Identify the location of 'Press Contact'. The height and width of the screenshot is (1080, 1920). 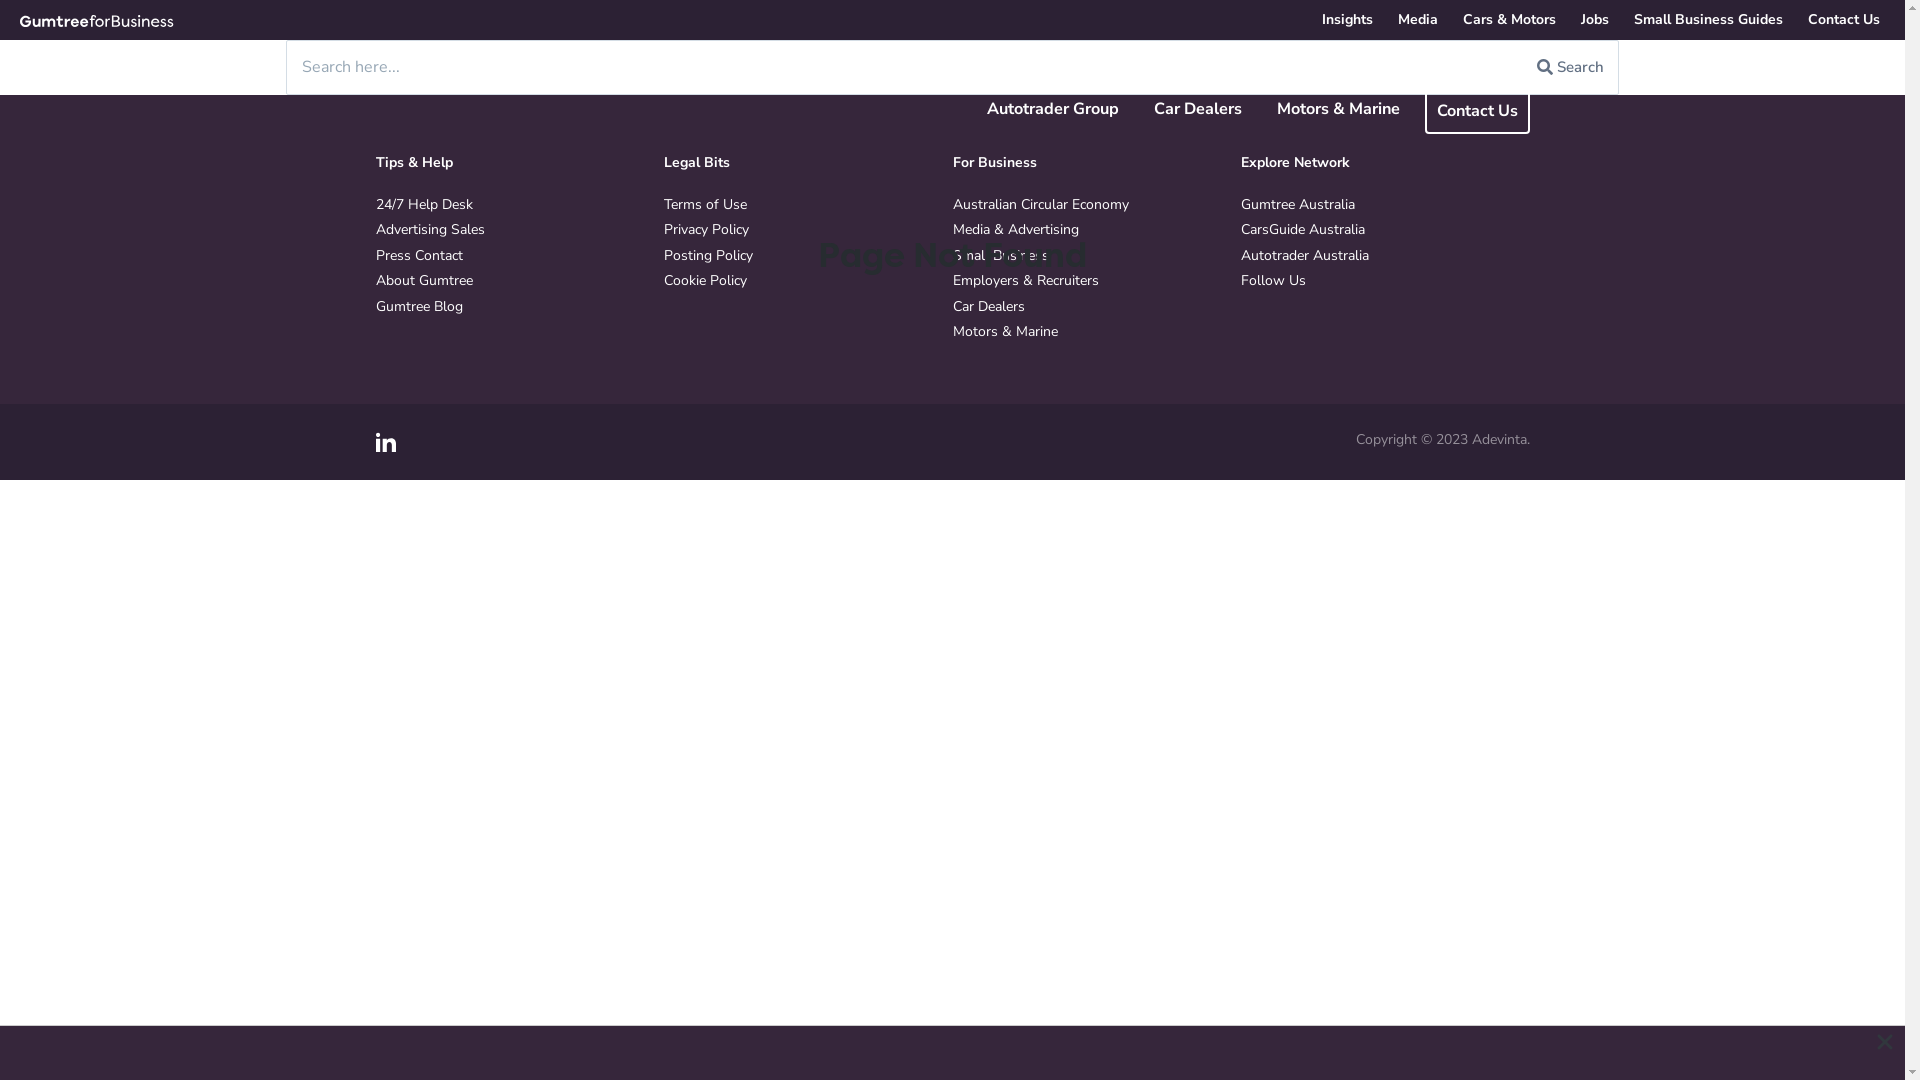
(418, 254).